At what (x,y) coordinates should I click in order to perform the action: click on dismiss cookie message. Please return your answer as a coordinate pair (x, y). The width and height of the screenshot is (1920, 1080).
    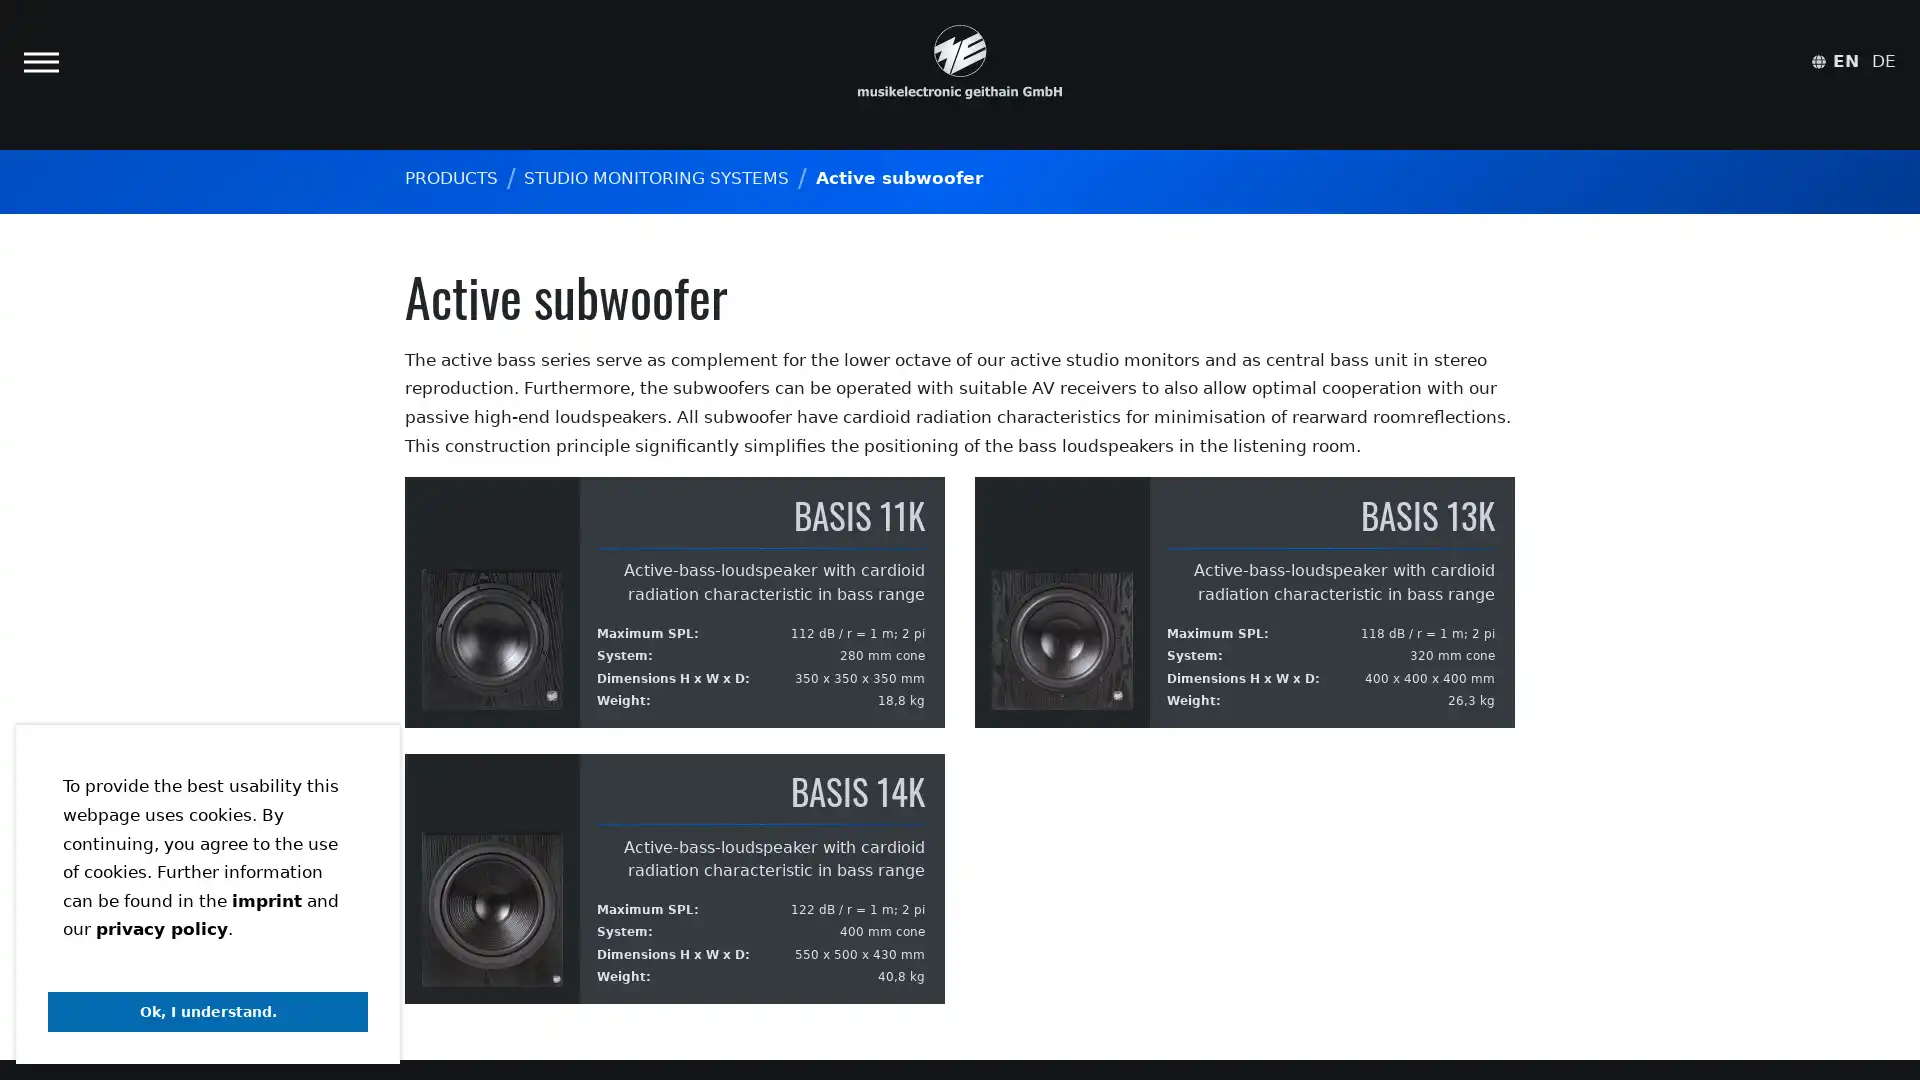
    Looking at the image, I should click on (207, 1011).